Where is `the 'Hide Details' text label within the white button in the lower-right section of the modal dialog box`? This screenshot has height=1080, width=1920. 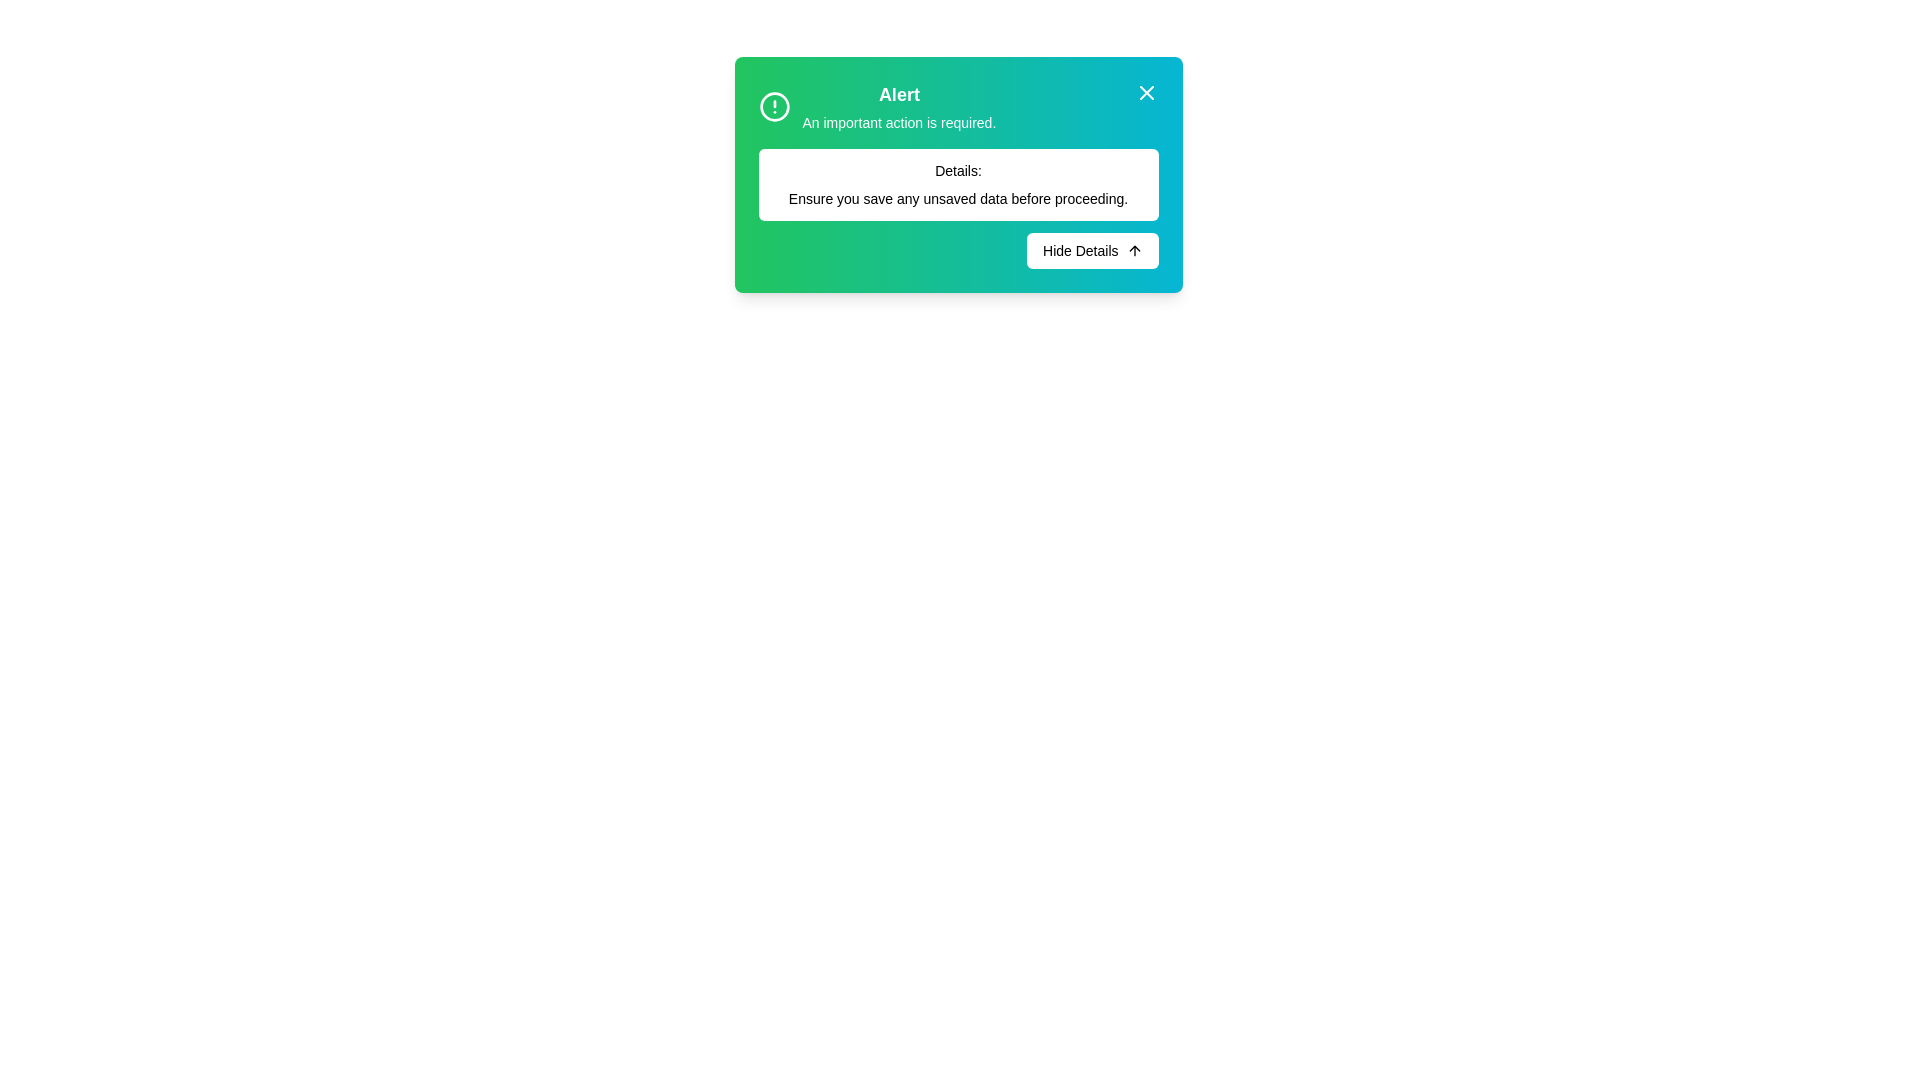
the 'Hide Details' text label within the white button in the lower-right section of the modal dialog box is located at coordinates (1079, 249).